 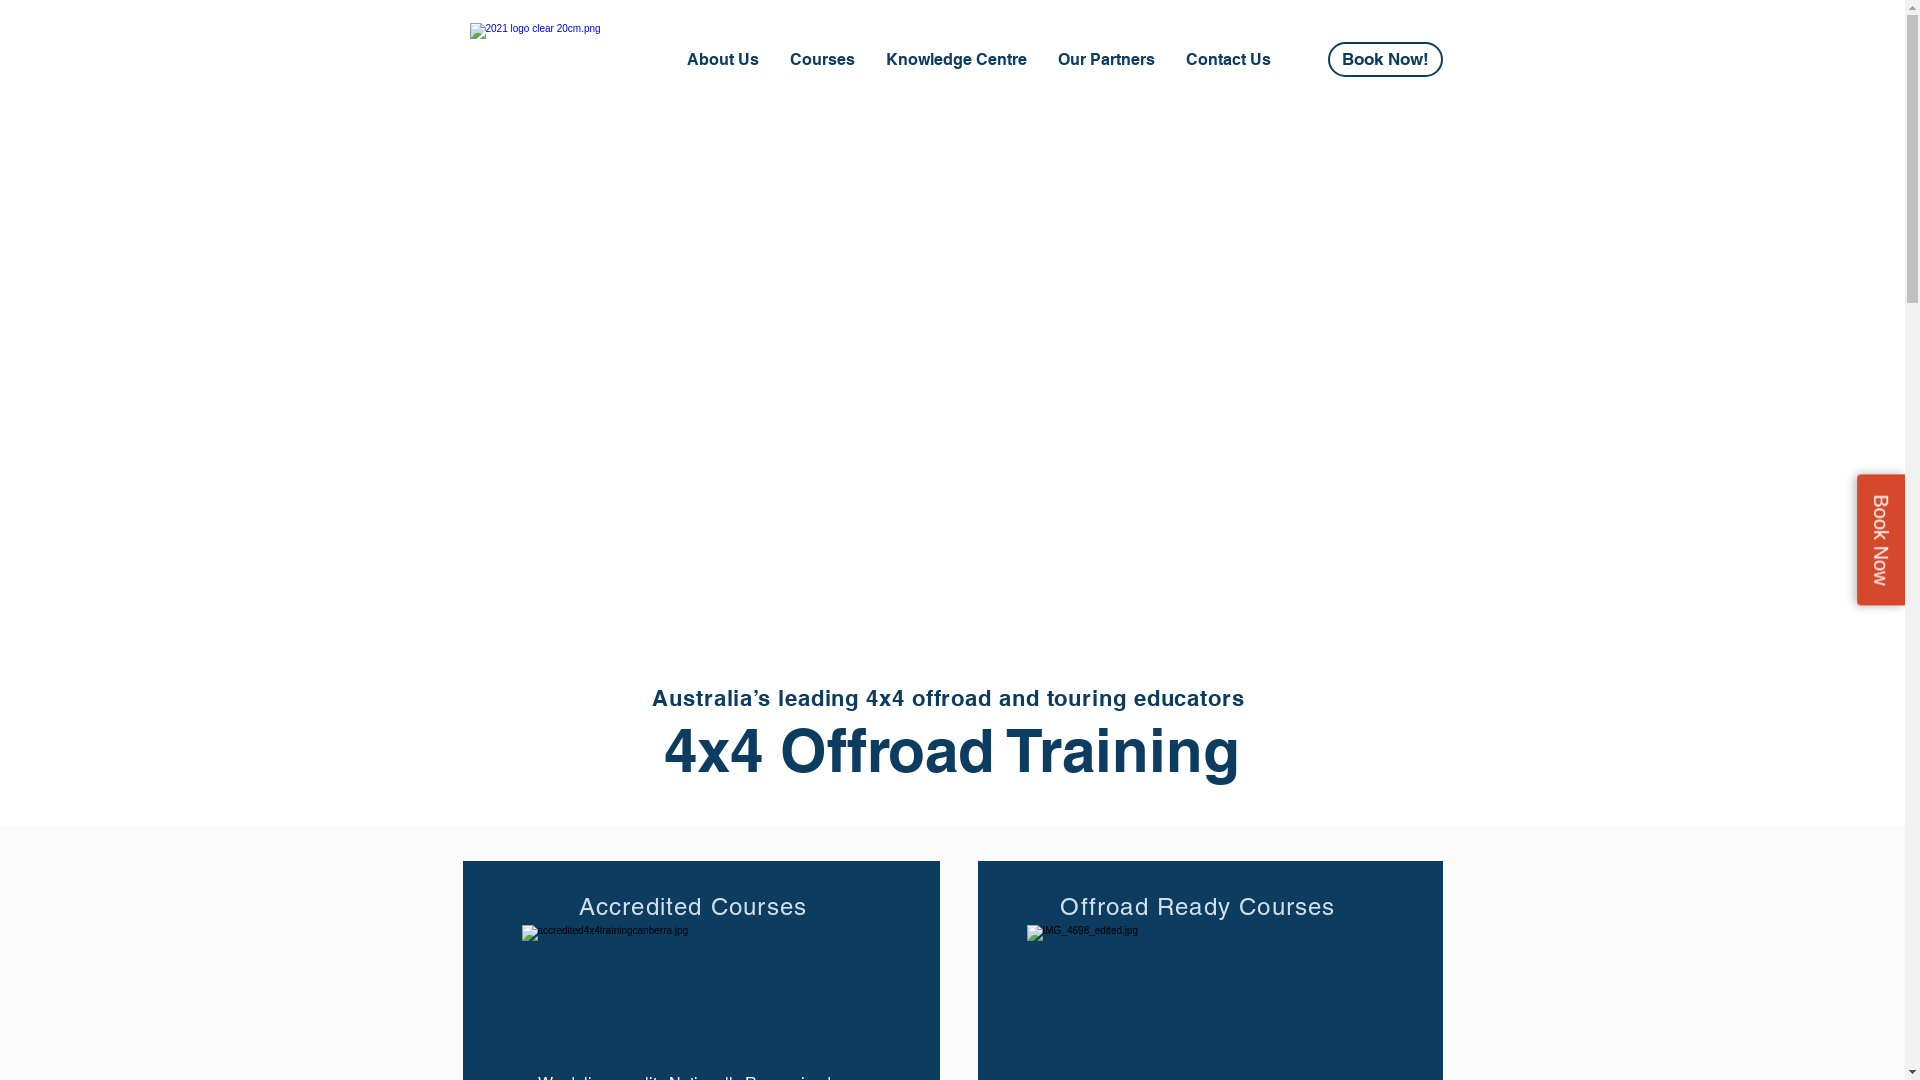 I want to click on 'Our Partners', so click(x=1104, y=59).